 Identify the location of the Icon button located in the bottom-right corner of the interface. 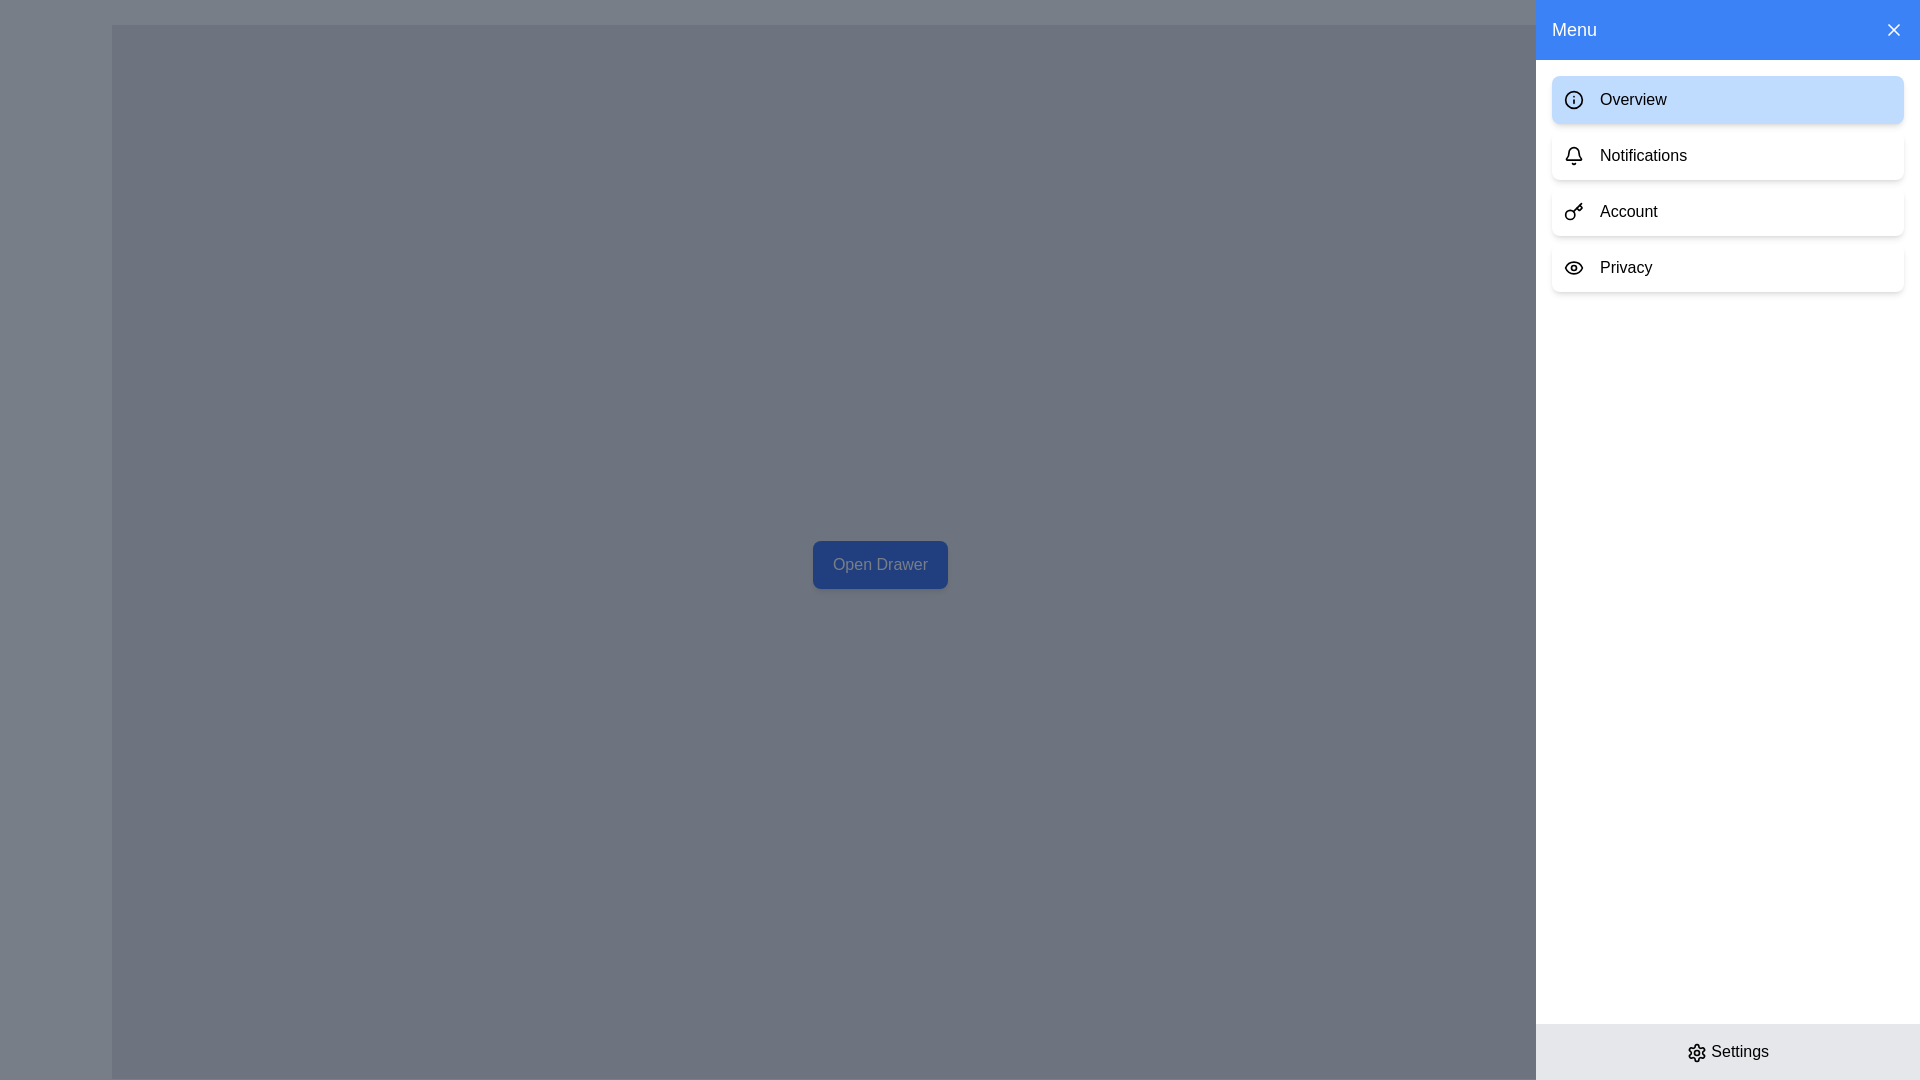
(1695, 1051).